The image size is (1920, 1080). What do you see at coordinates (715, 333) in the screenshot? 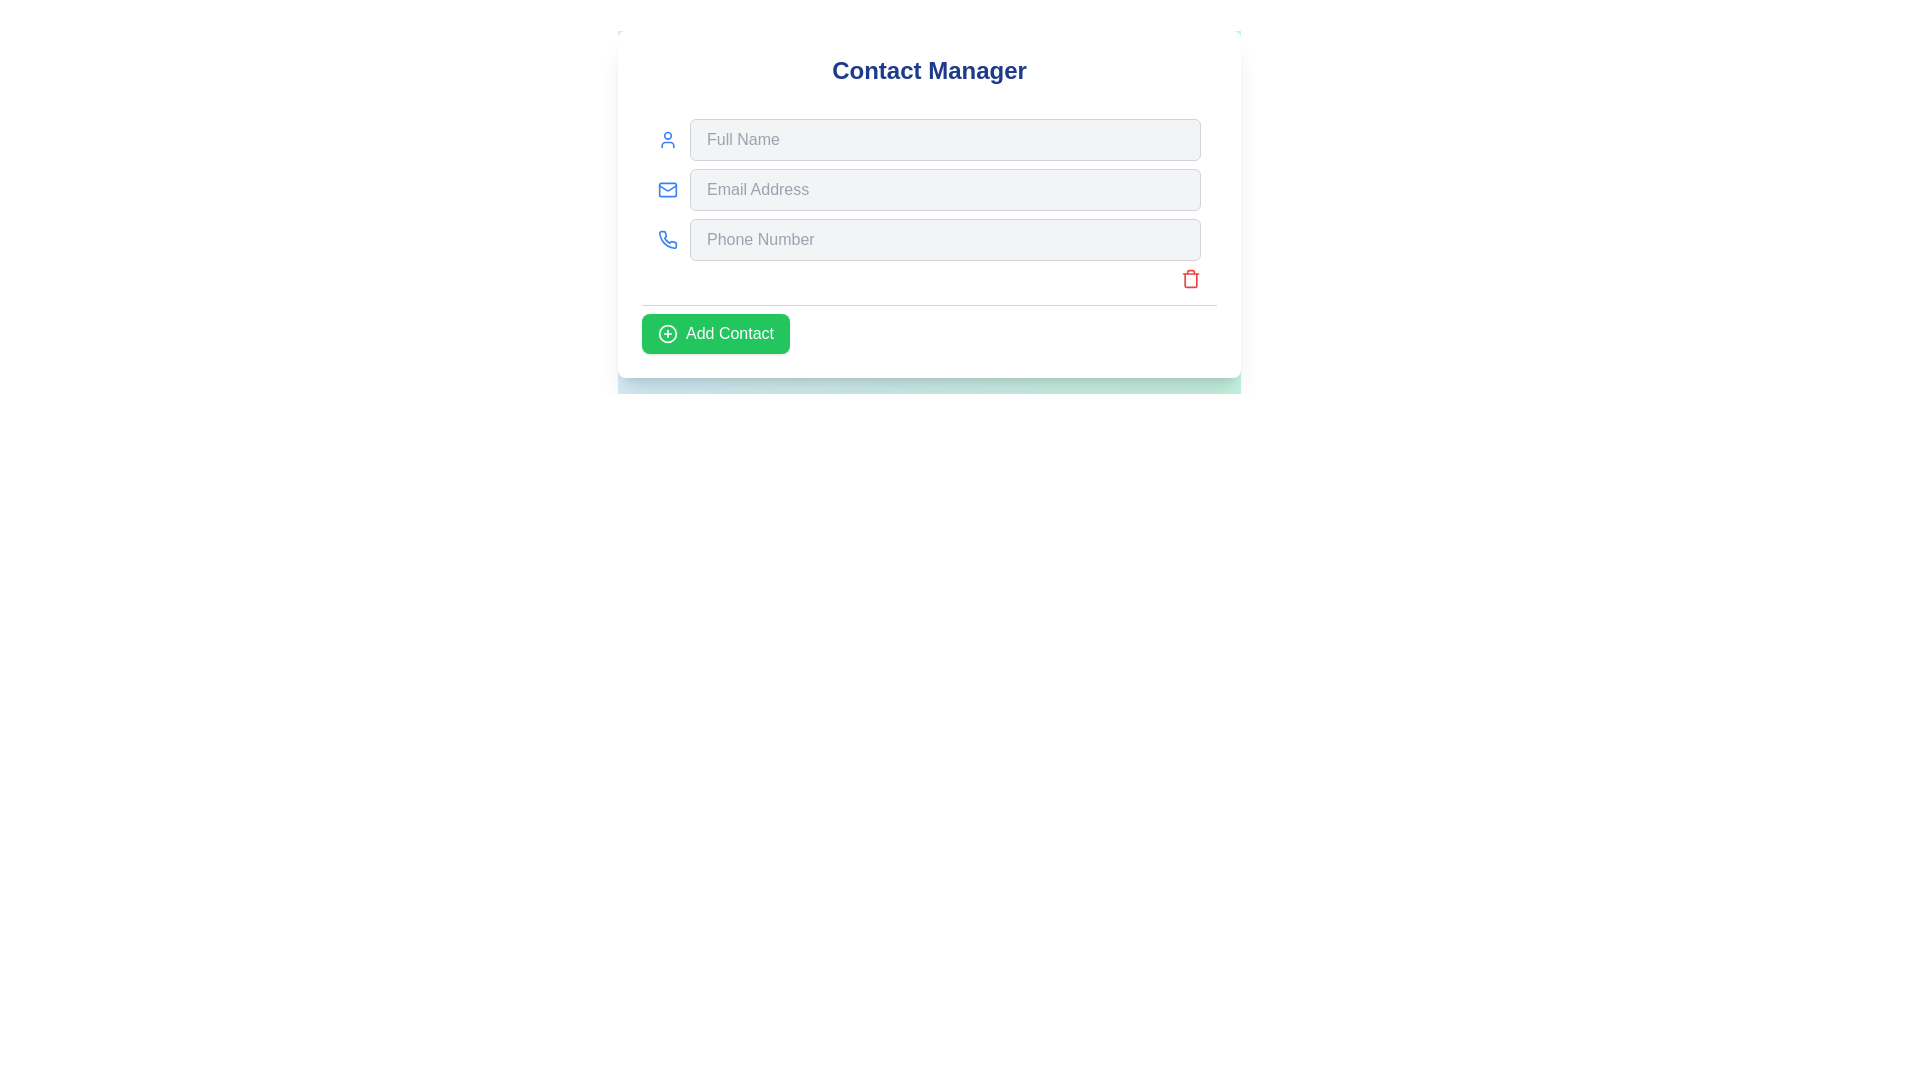
I see `the 'Add Contact' button, which is a green rounded rectangular button with white text and a '+' icon, located at the bottom of the form fields` at bounding box center [715, 333].